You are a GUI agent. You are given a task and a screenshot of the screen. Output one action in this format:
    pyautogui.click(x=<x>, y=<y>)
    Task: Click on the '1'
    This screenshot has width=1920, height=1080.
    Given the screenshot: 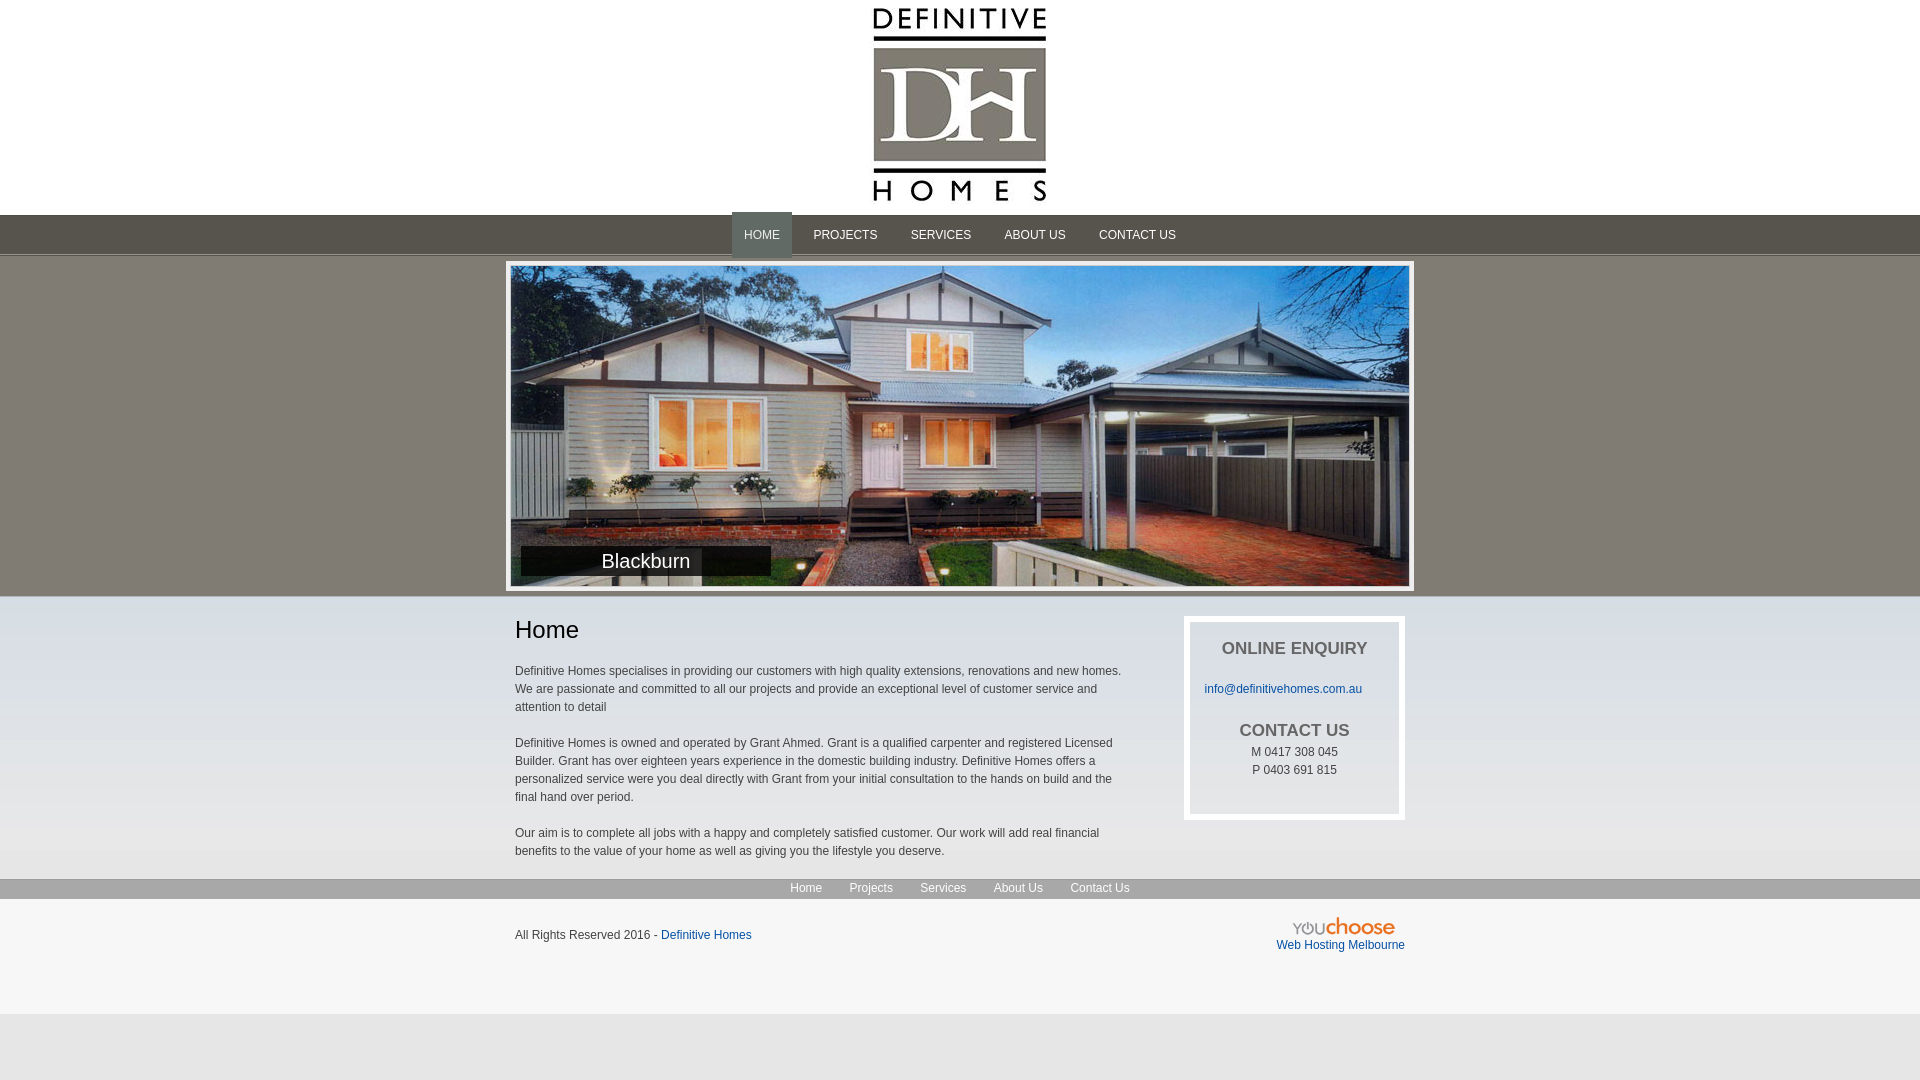 What is the action you would take?
    pyautogui.click(x=906, y=281)
    